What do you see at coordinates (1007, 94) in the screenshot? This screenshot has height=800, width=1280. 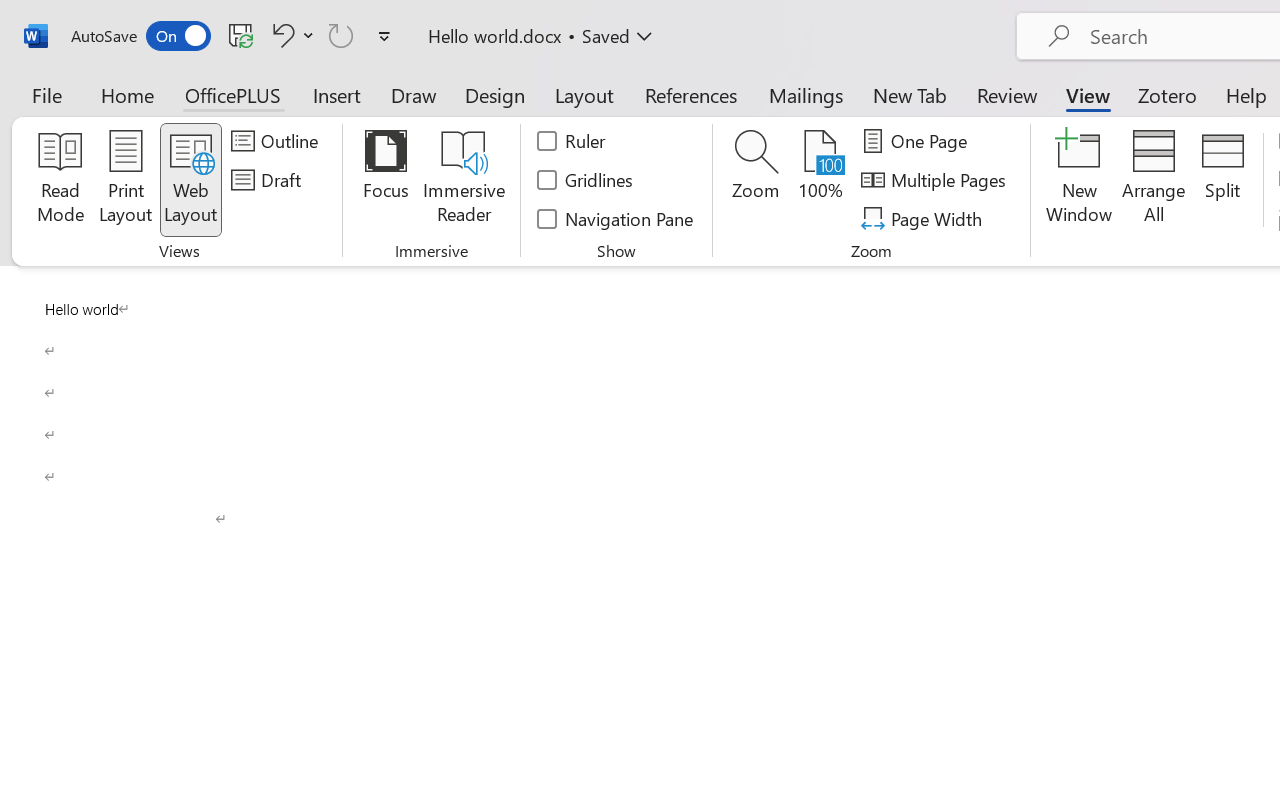 I see `'Review'` at bounding box center [1007, 94].